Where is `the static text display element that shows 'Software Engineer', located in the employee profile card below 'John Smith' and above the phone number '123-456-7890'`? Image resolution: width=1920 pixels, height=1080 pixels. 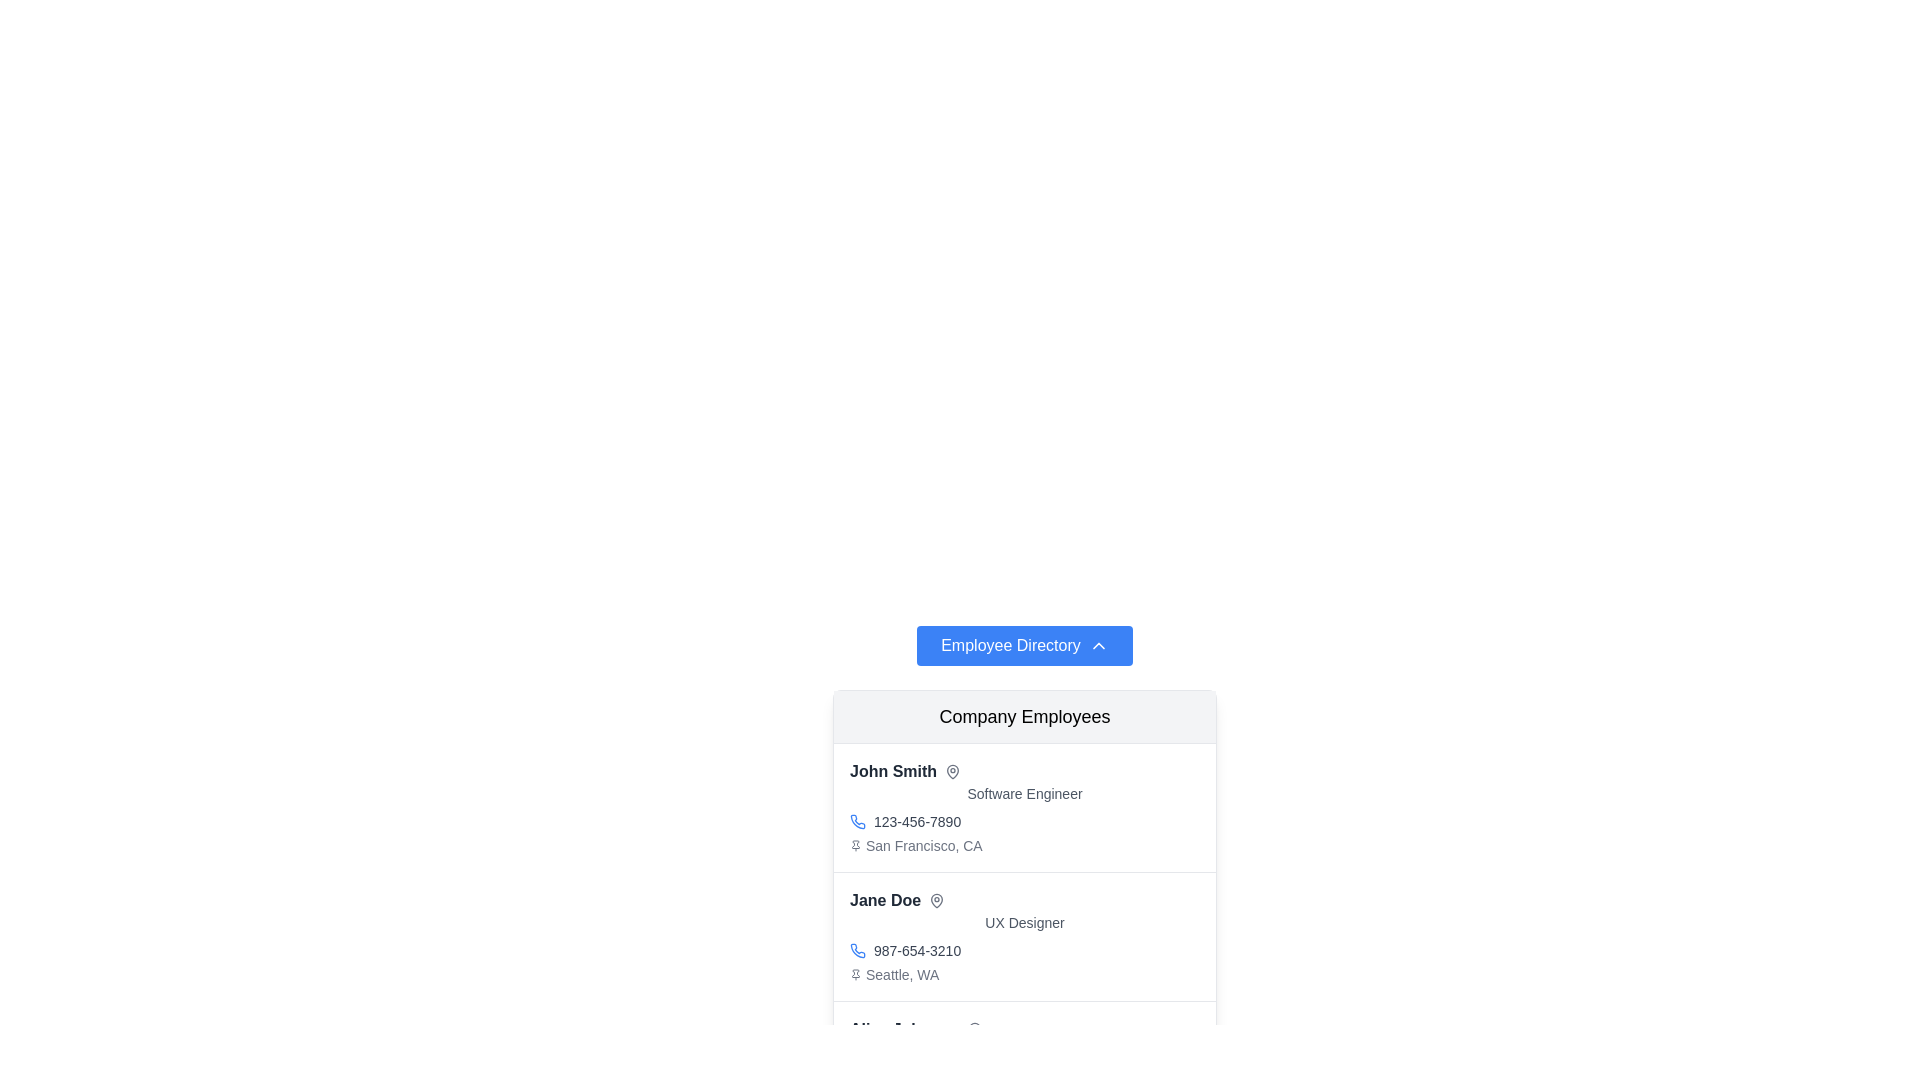 the static text display element that shows 'Software Engineer', located in the employee profile card below 'John Smith' and above the phone number '123-456-7890' is located at coordinates (1025, 793).